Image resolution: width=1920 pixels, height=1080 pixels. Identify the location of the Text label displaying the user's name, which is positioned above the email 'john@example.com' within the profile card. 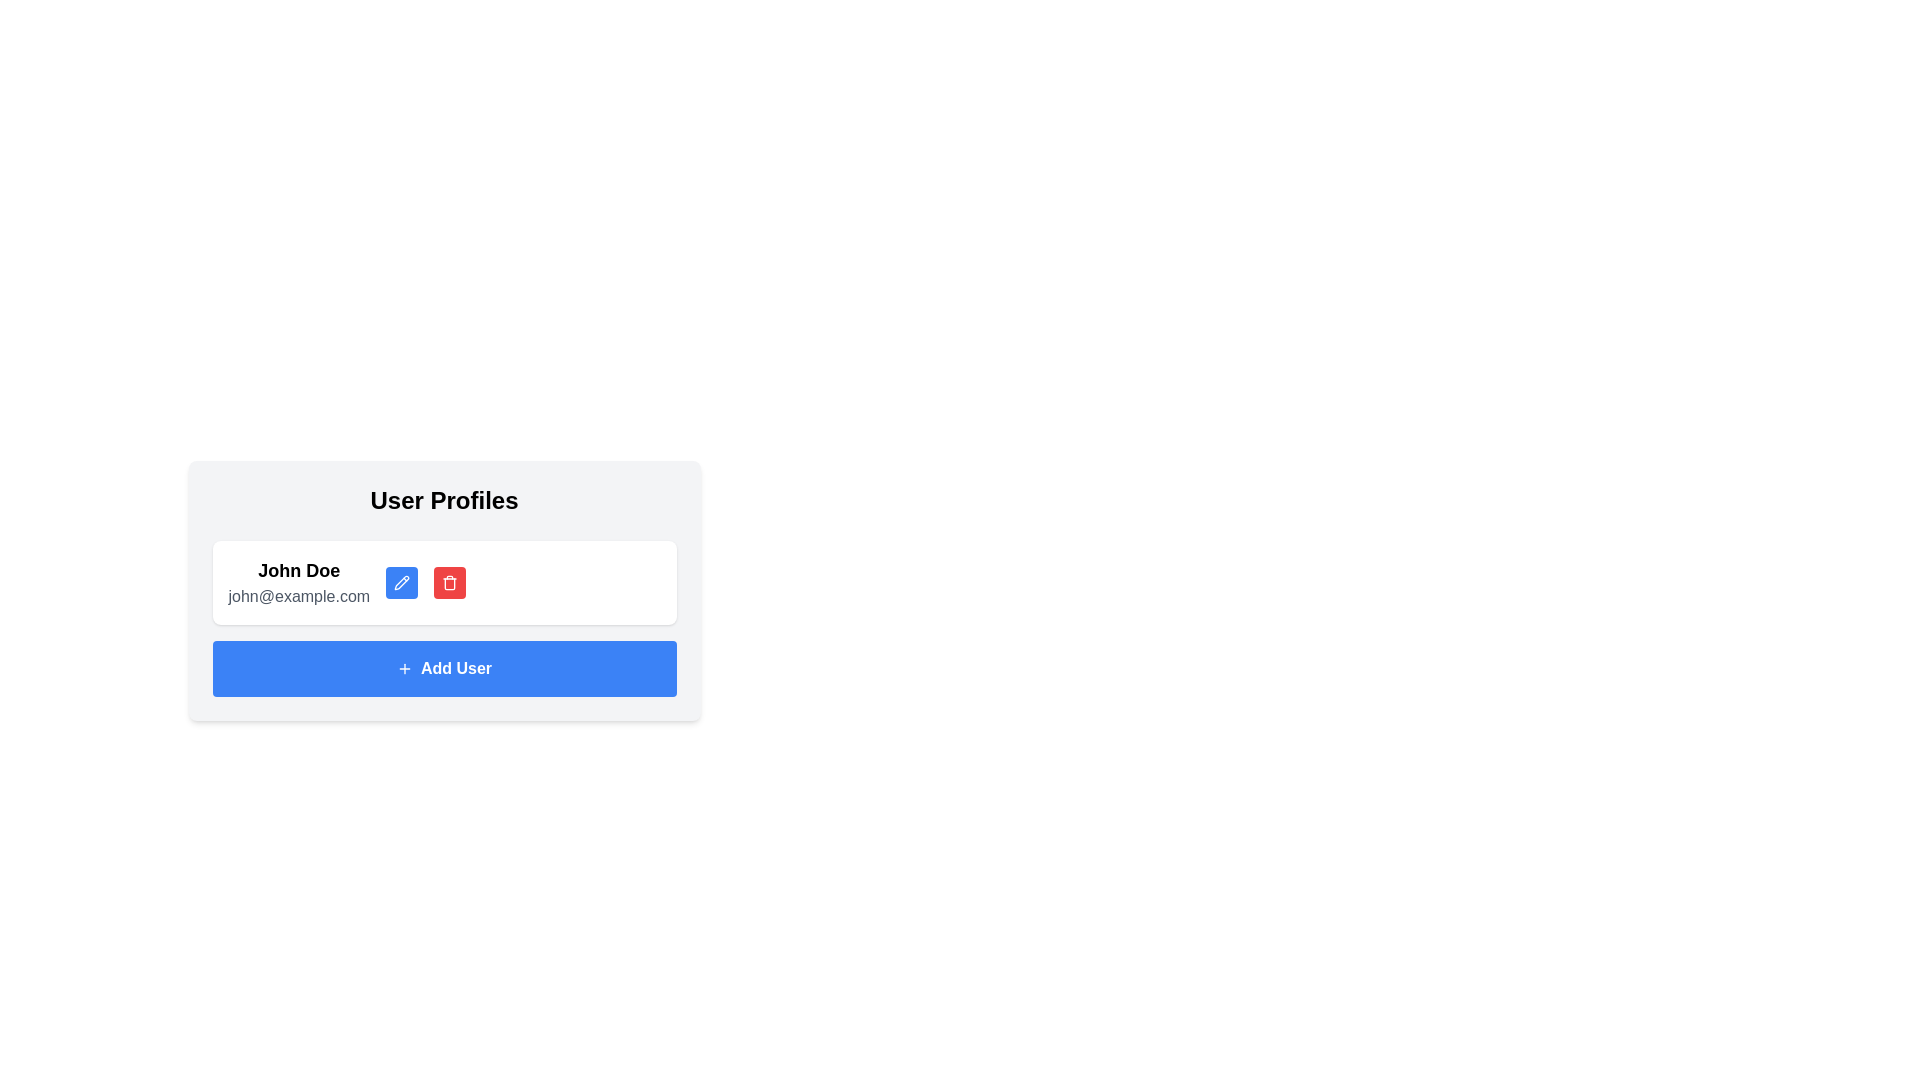
(298, 570).